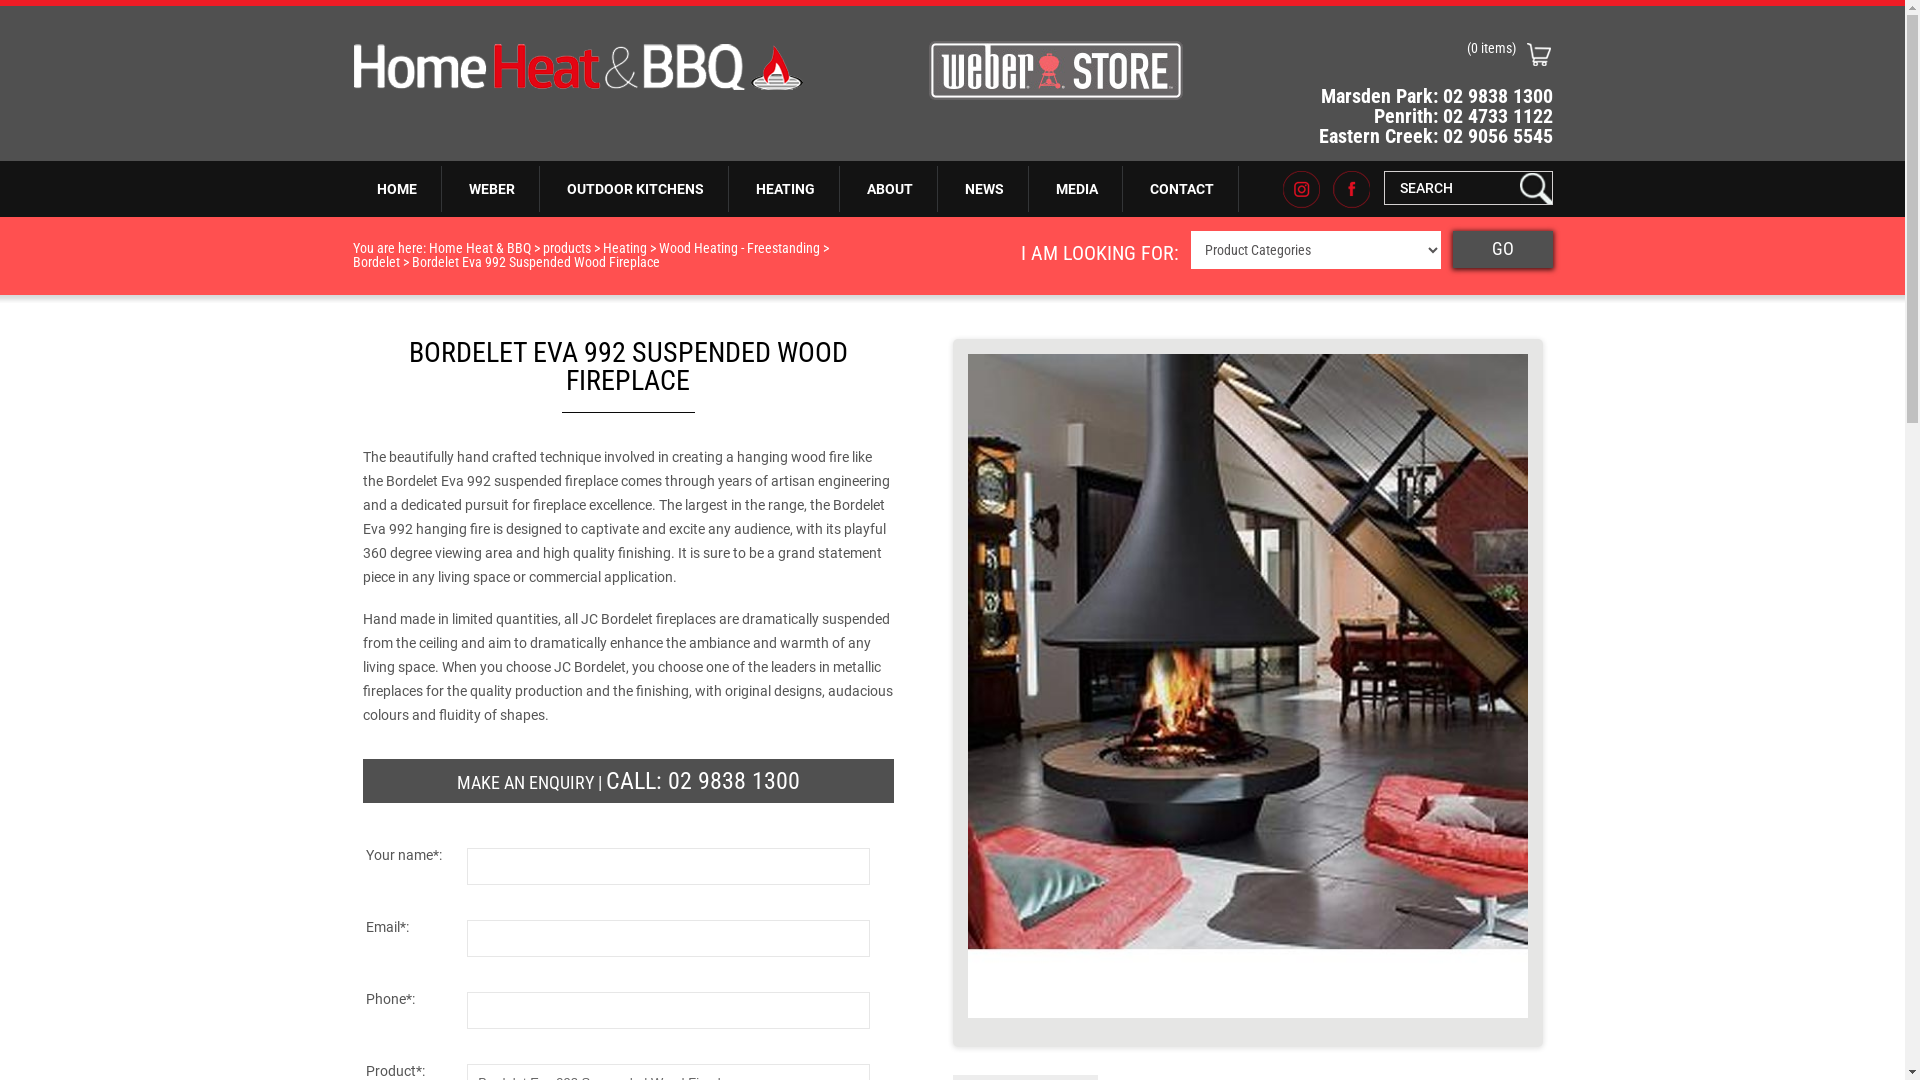 This screenshot has height=1080, width=1920. I want to click on 'HOME', so click(396, 189).